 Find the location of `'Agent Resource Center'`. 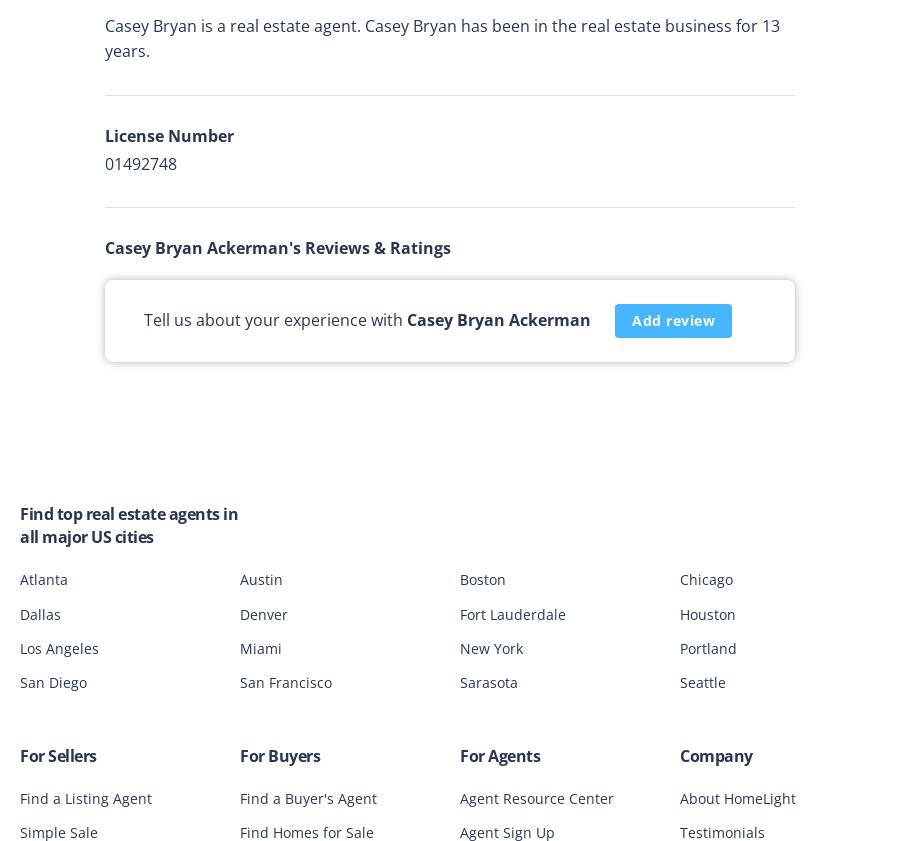

'Agent Resource Center' is located at coordinates (536, 797).